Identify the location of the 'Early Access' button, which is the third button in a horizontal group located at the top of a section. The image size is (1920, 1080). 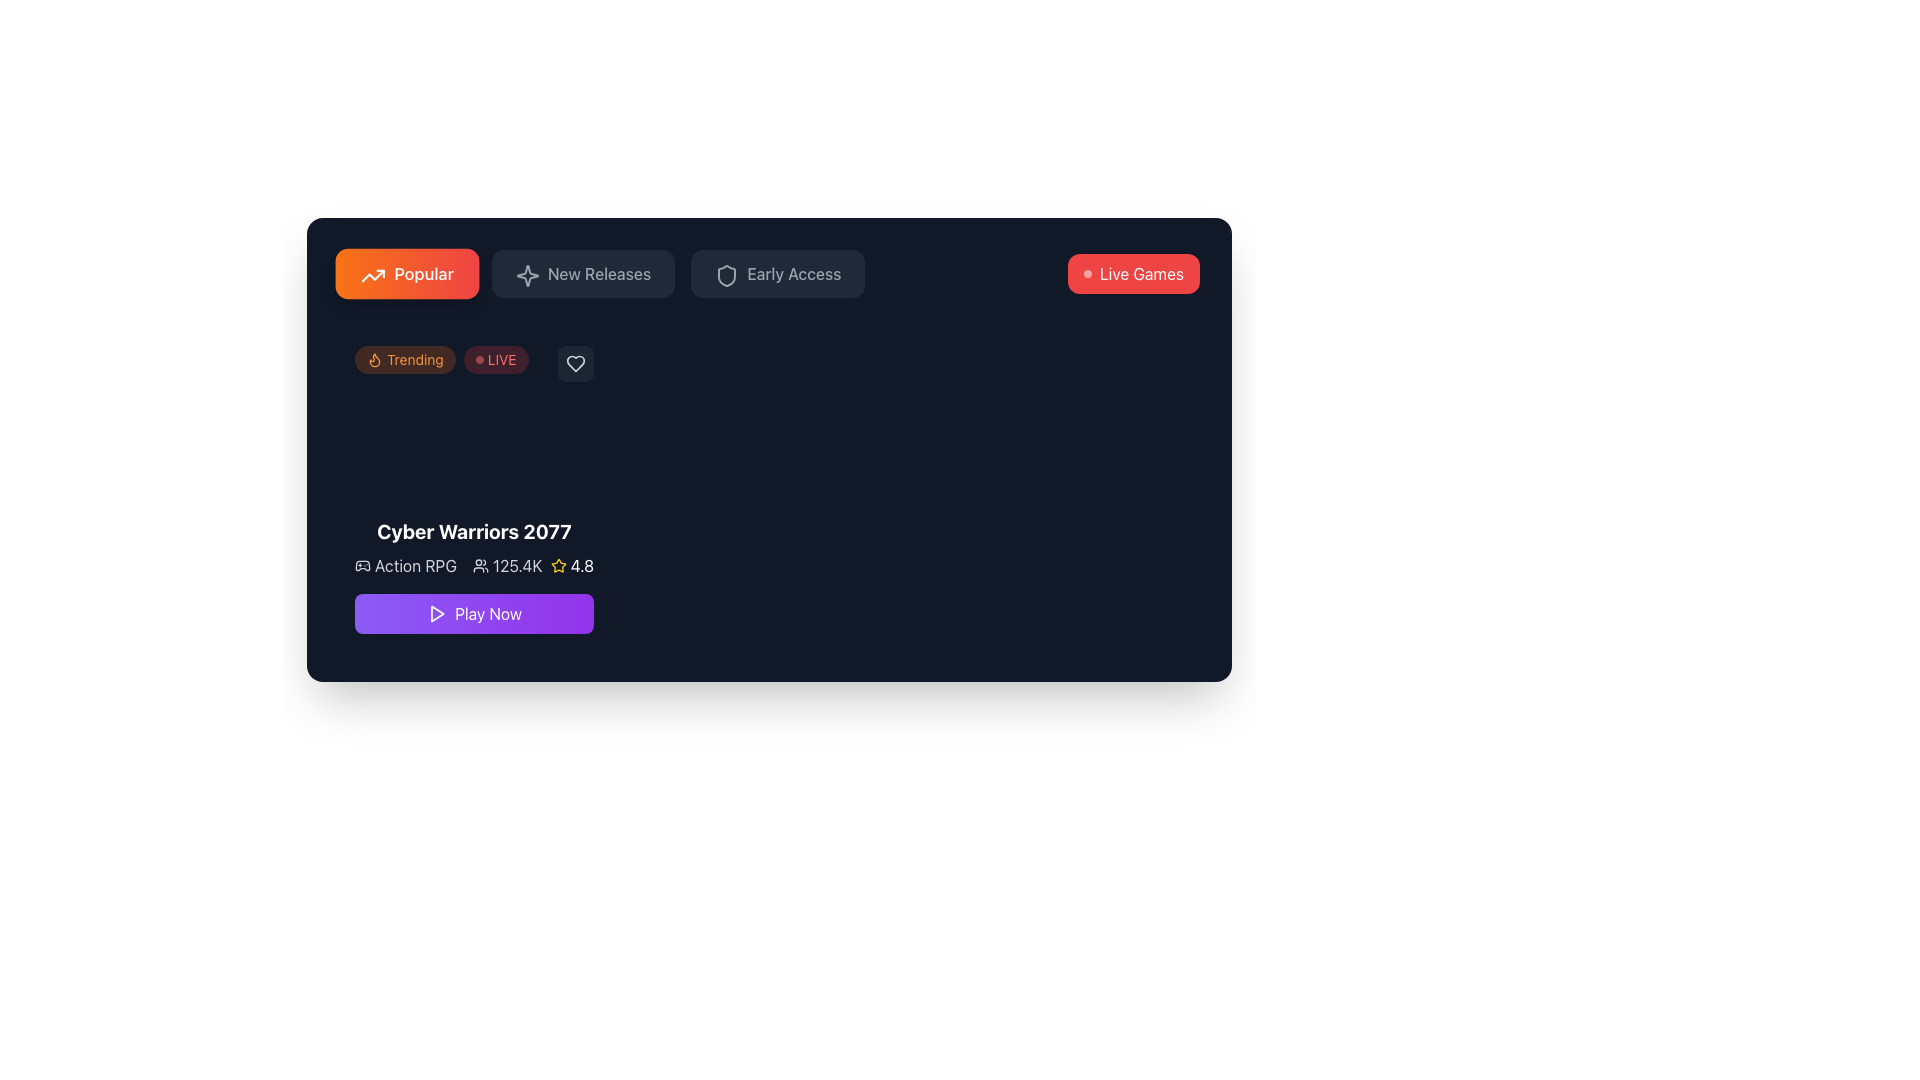
(777, 273).